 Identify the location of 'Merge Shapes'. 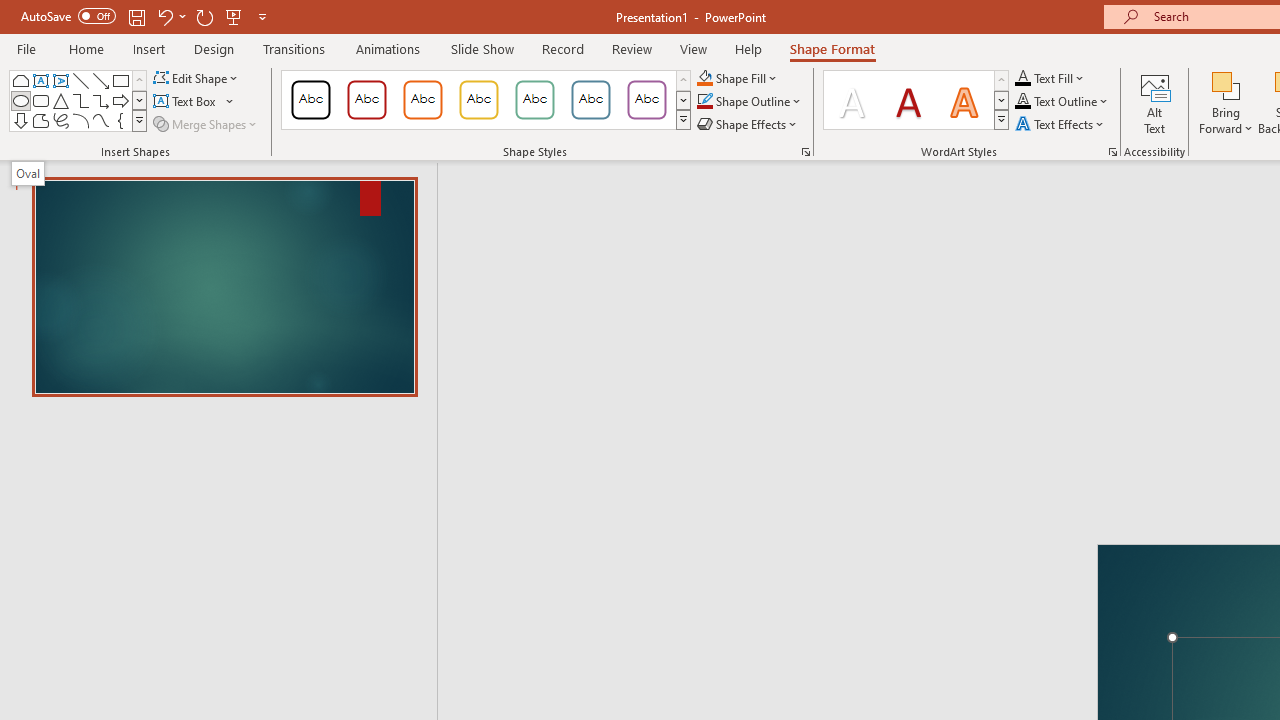
(206, 124).